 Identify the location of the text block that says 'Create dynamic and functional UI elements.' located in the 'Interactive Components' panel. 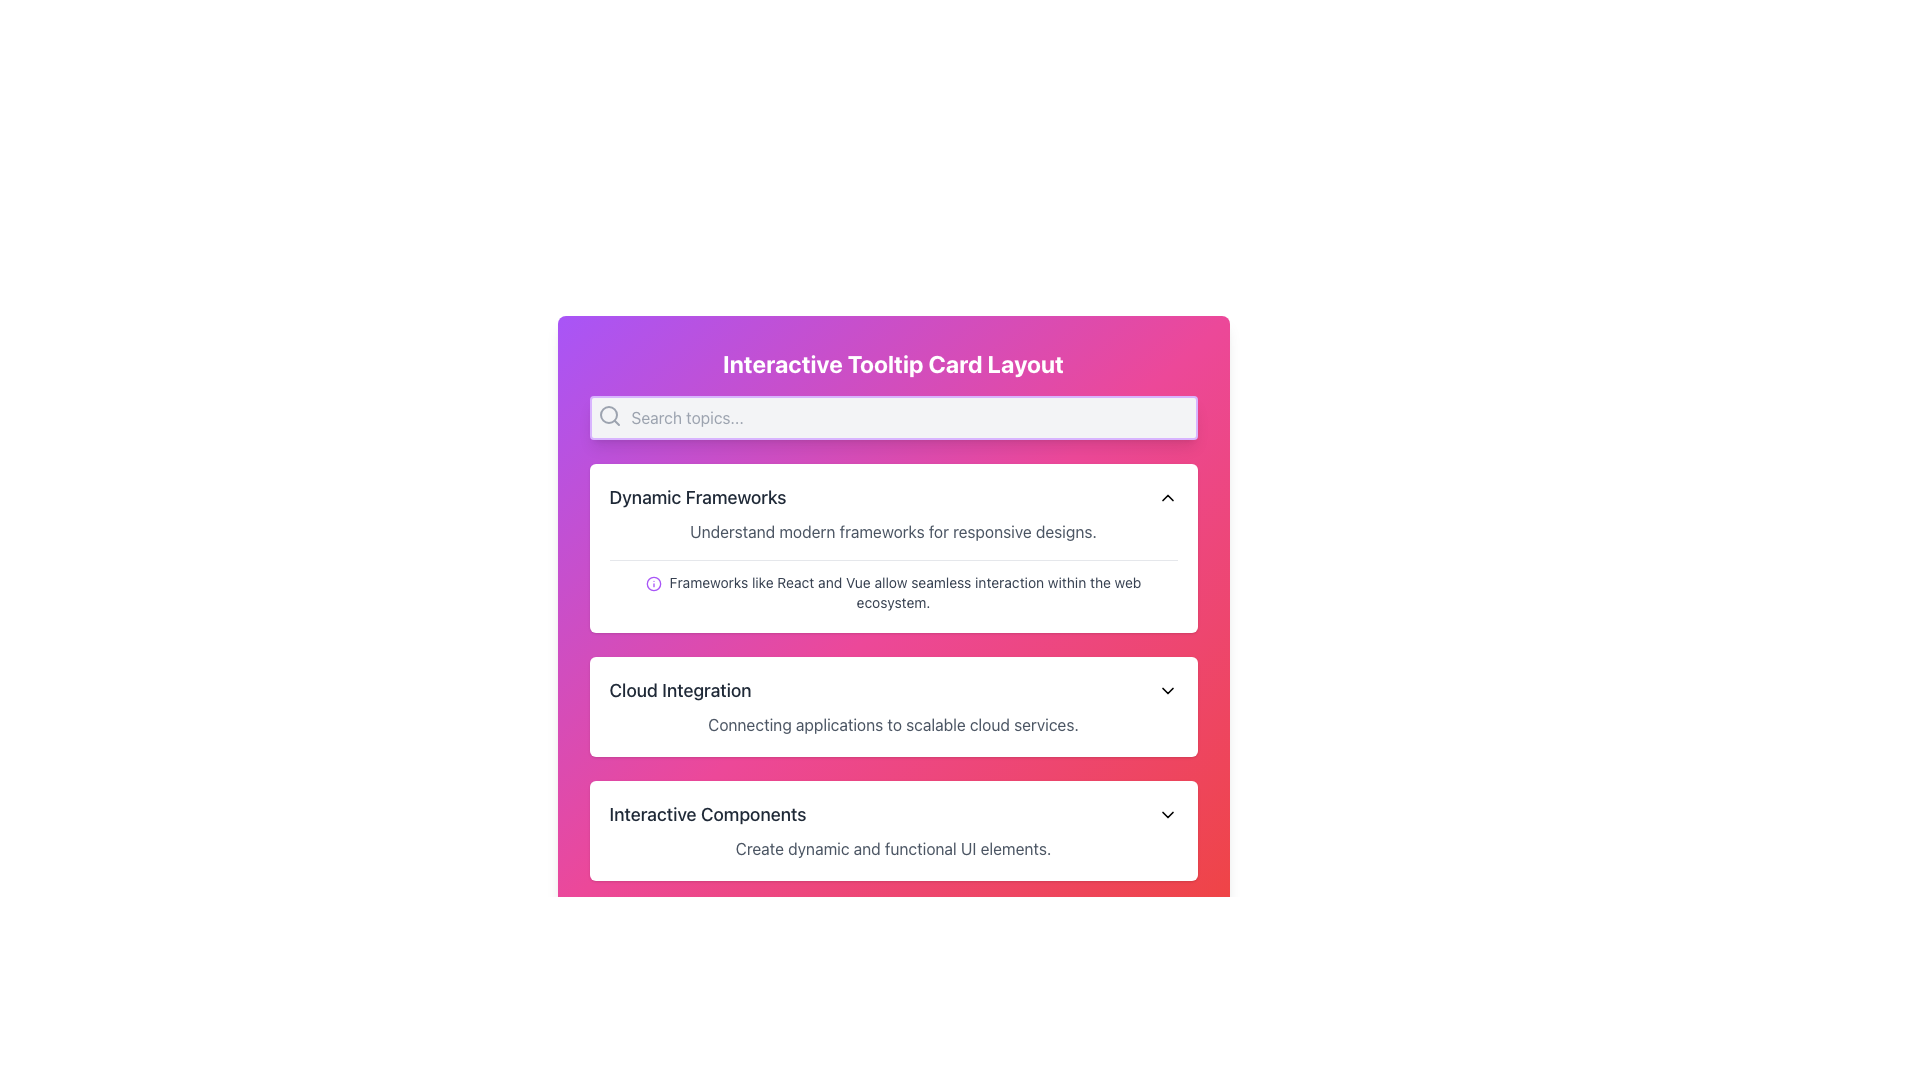
(892, 848).